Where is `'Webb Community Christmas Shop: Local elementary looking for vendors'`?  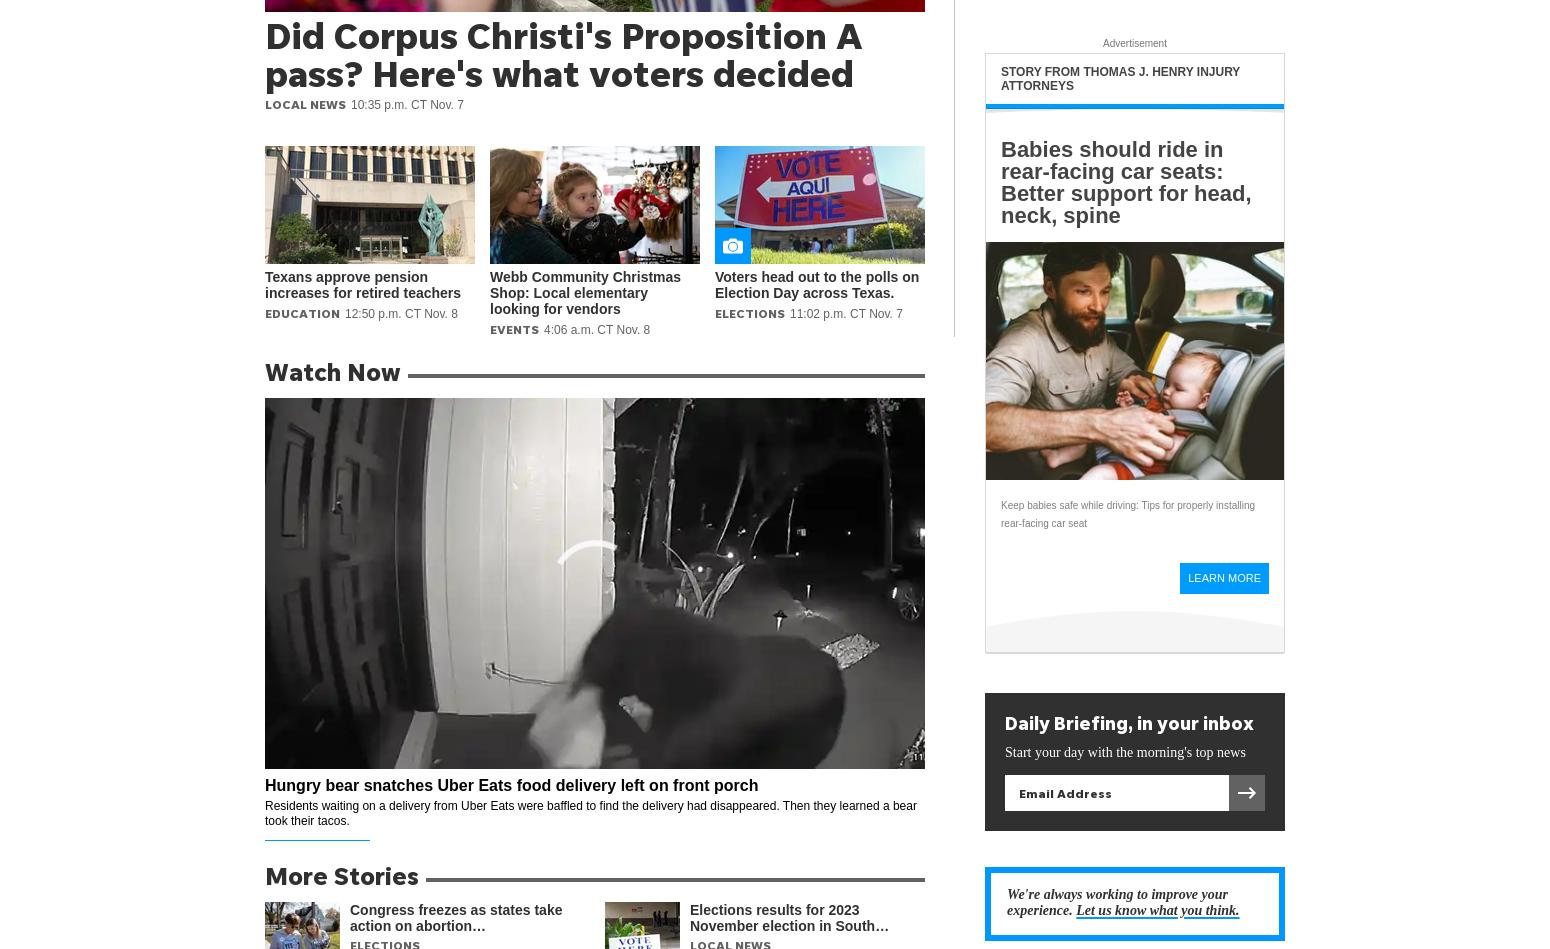
'Webb Community Christmas Shop: Local elementary looking for vendors' is located at coordinates (585, 291).